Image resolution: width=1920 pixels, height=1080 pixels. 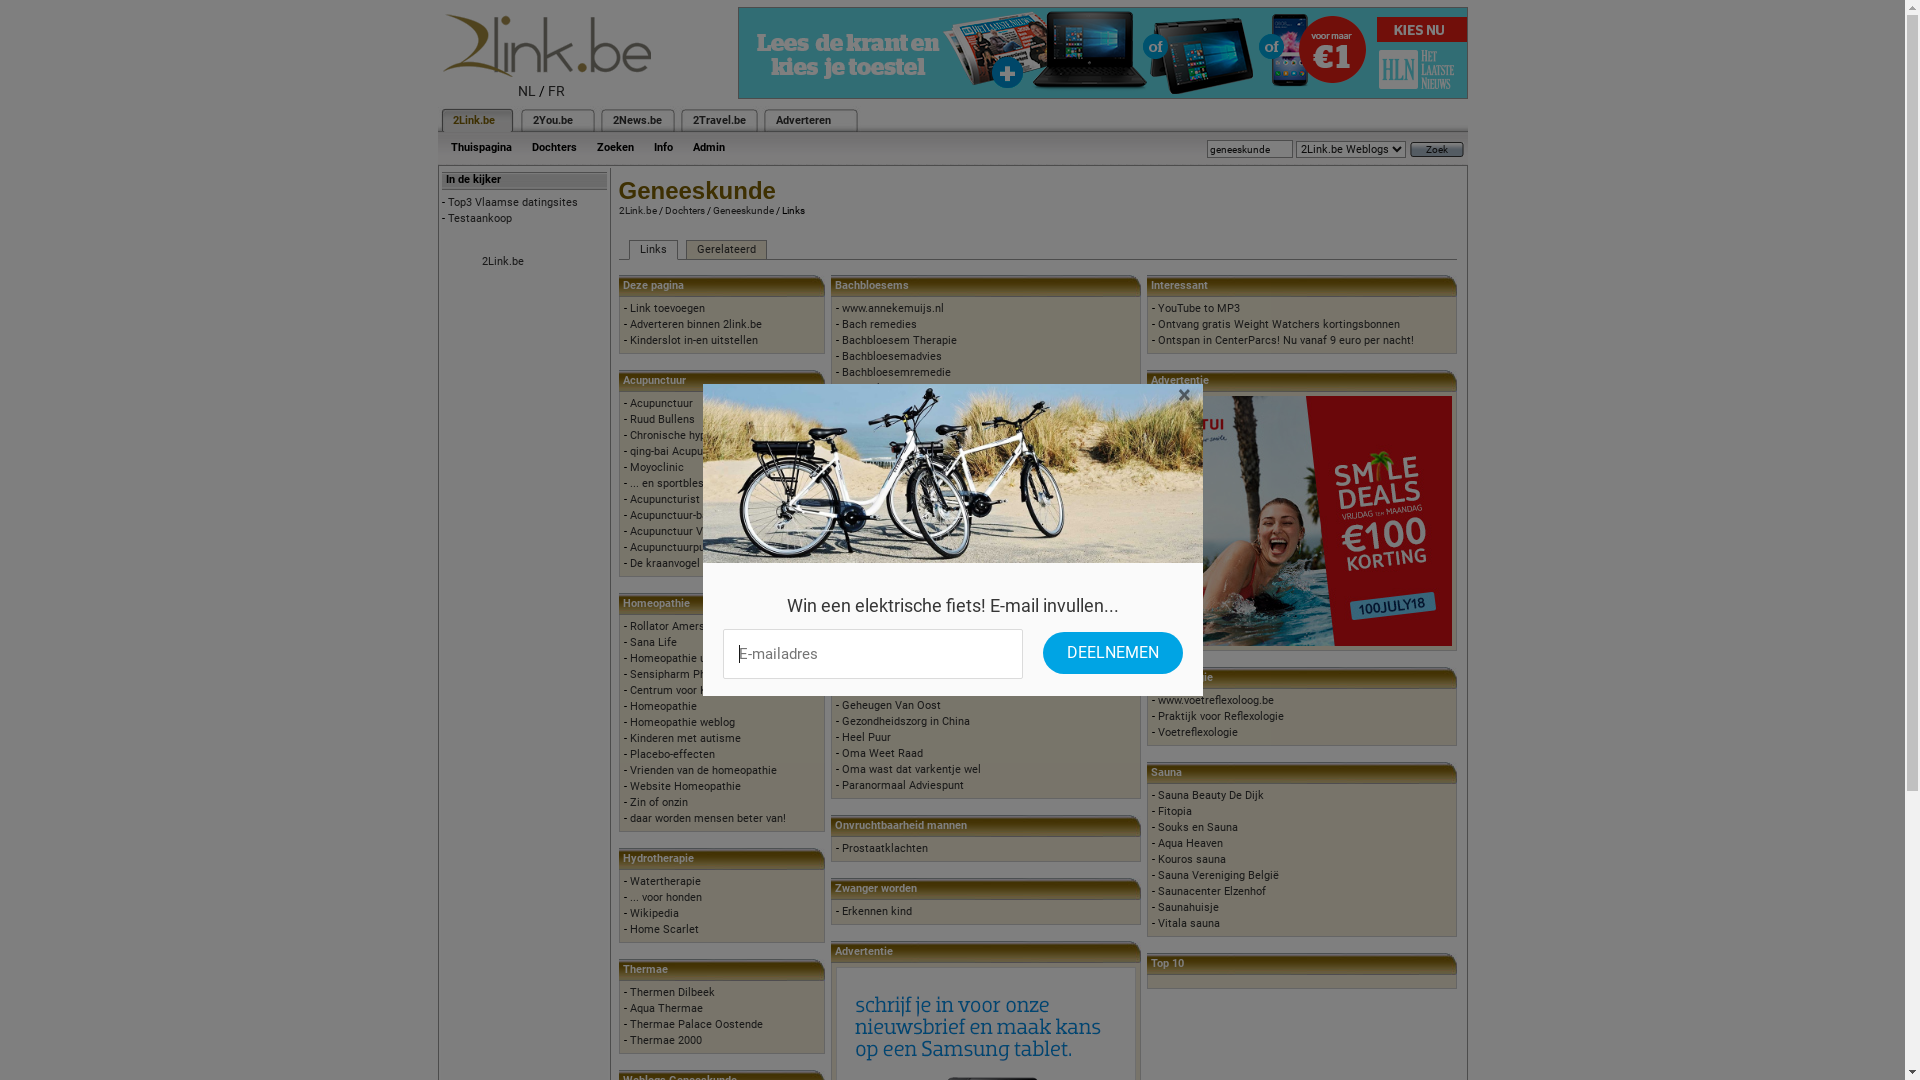 I want to click on 'Kinderen met autisme', so click(x=628, y=738).